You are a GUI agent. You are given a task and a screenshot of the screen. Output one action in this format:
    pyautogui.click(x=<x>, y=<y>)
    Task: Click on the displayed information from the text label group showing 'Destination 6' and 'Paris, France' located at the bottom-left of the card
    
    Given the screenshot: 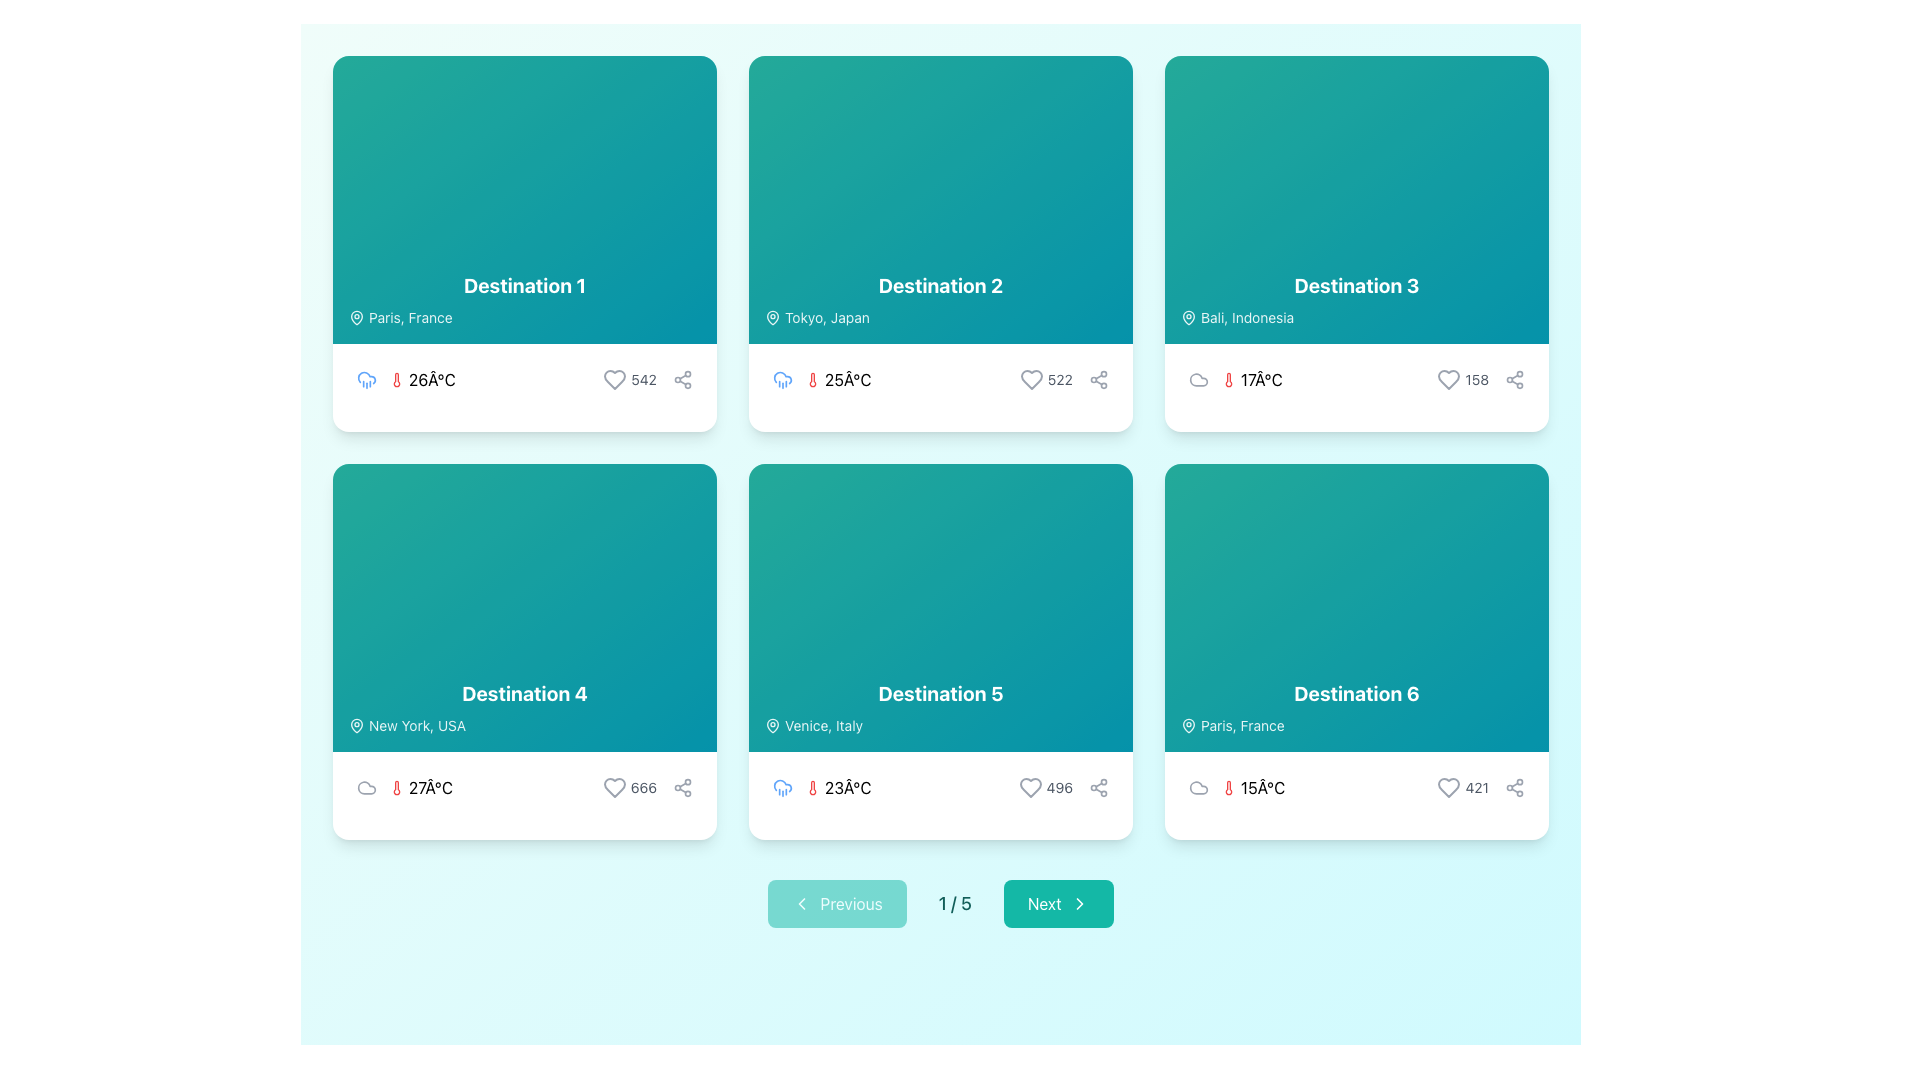 What is the action you would take?
    pyautogui.click(x=1357, y=707)
    